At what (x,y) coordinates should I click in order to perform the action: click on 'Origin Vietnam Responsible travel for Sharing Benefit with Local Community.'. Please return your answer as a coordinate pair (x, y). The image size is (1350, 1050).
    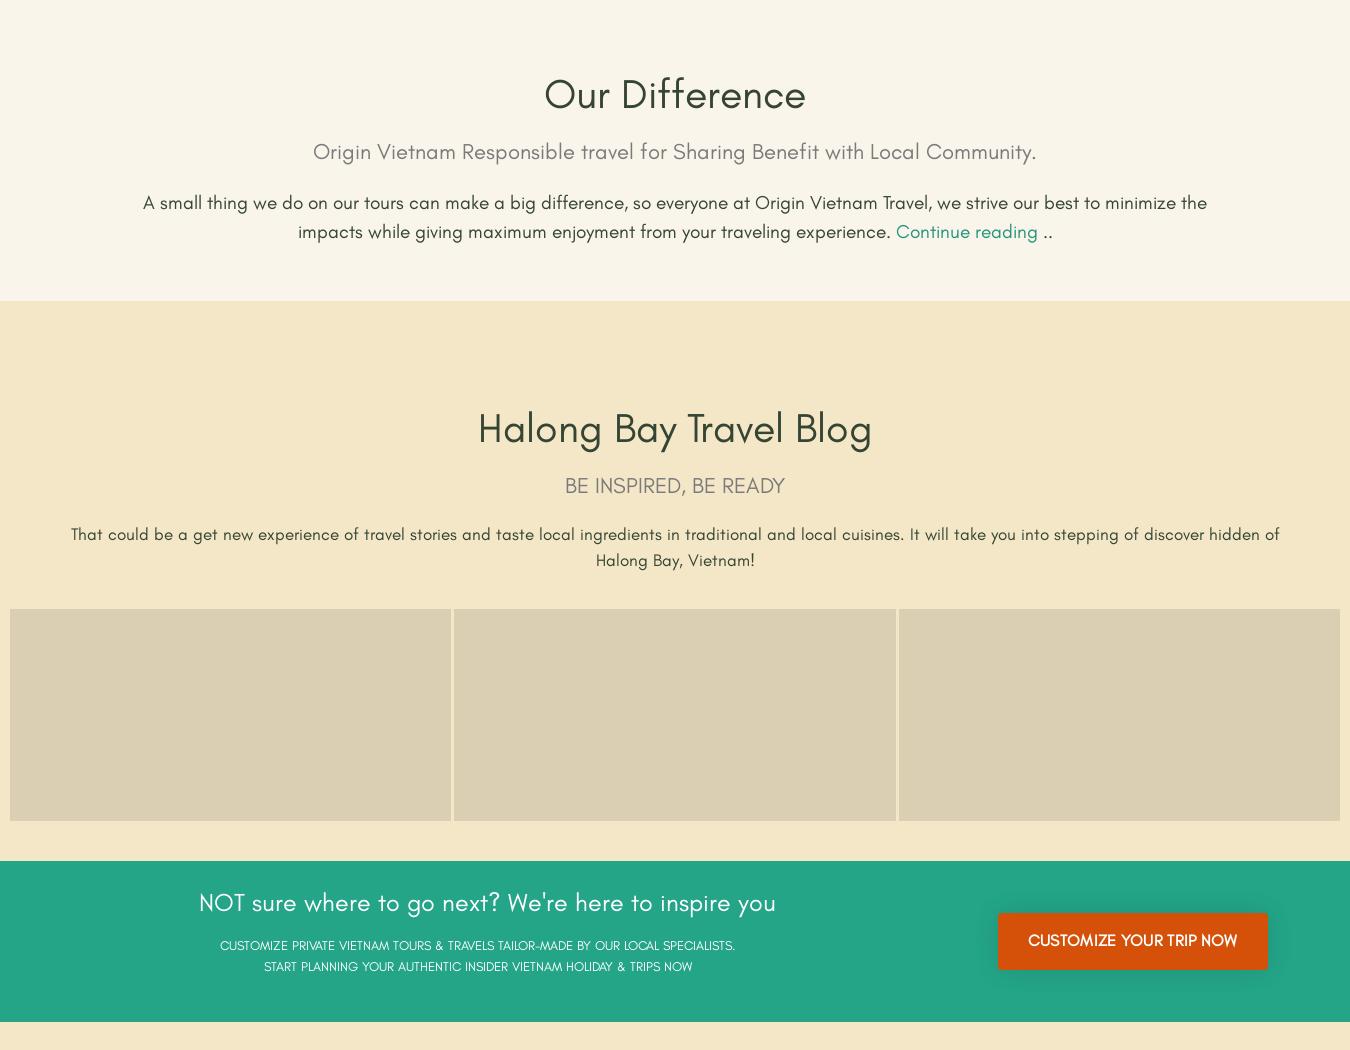
    Looking at the image, I should click on (675, 152).